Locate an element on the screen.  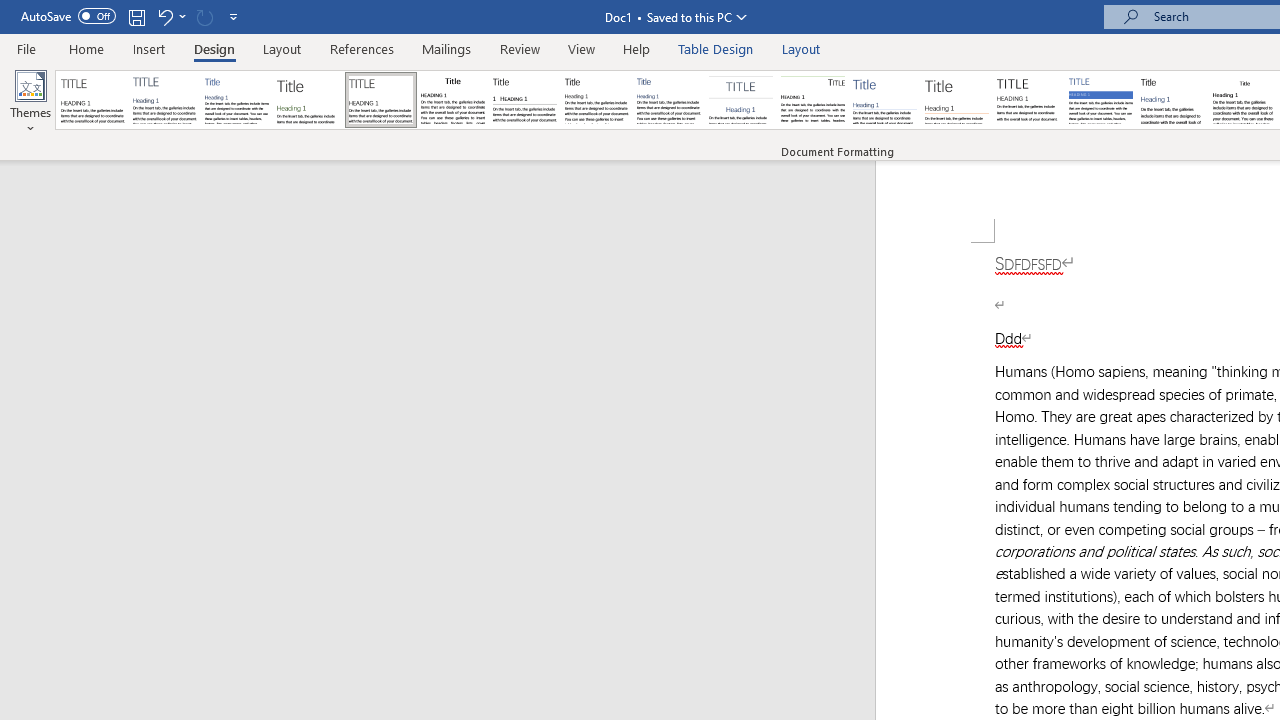
'Home' is located at coordinates (85, 48).